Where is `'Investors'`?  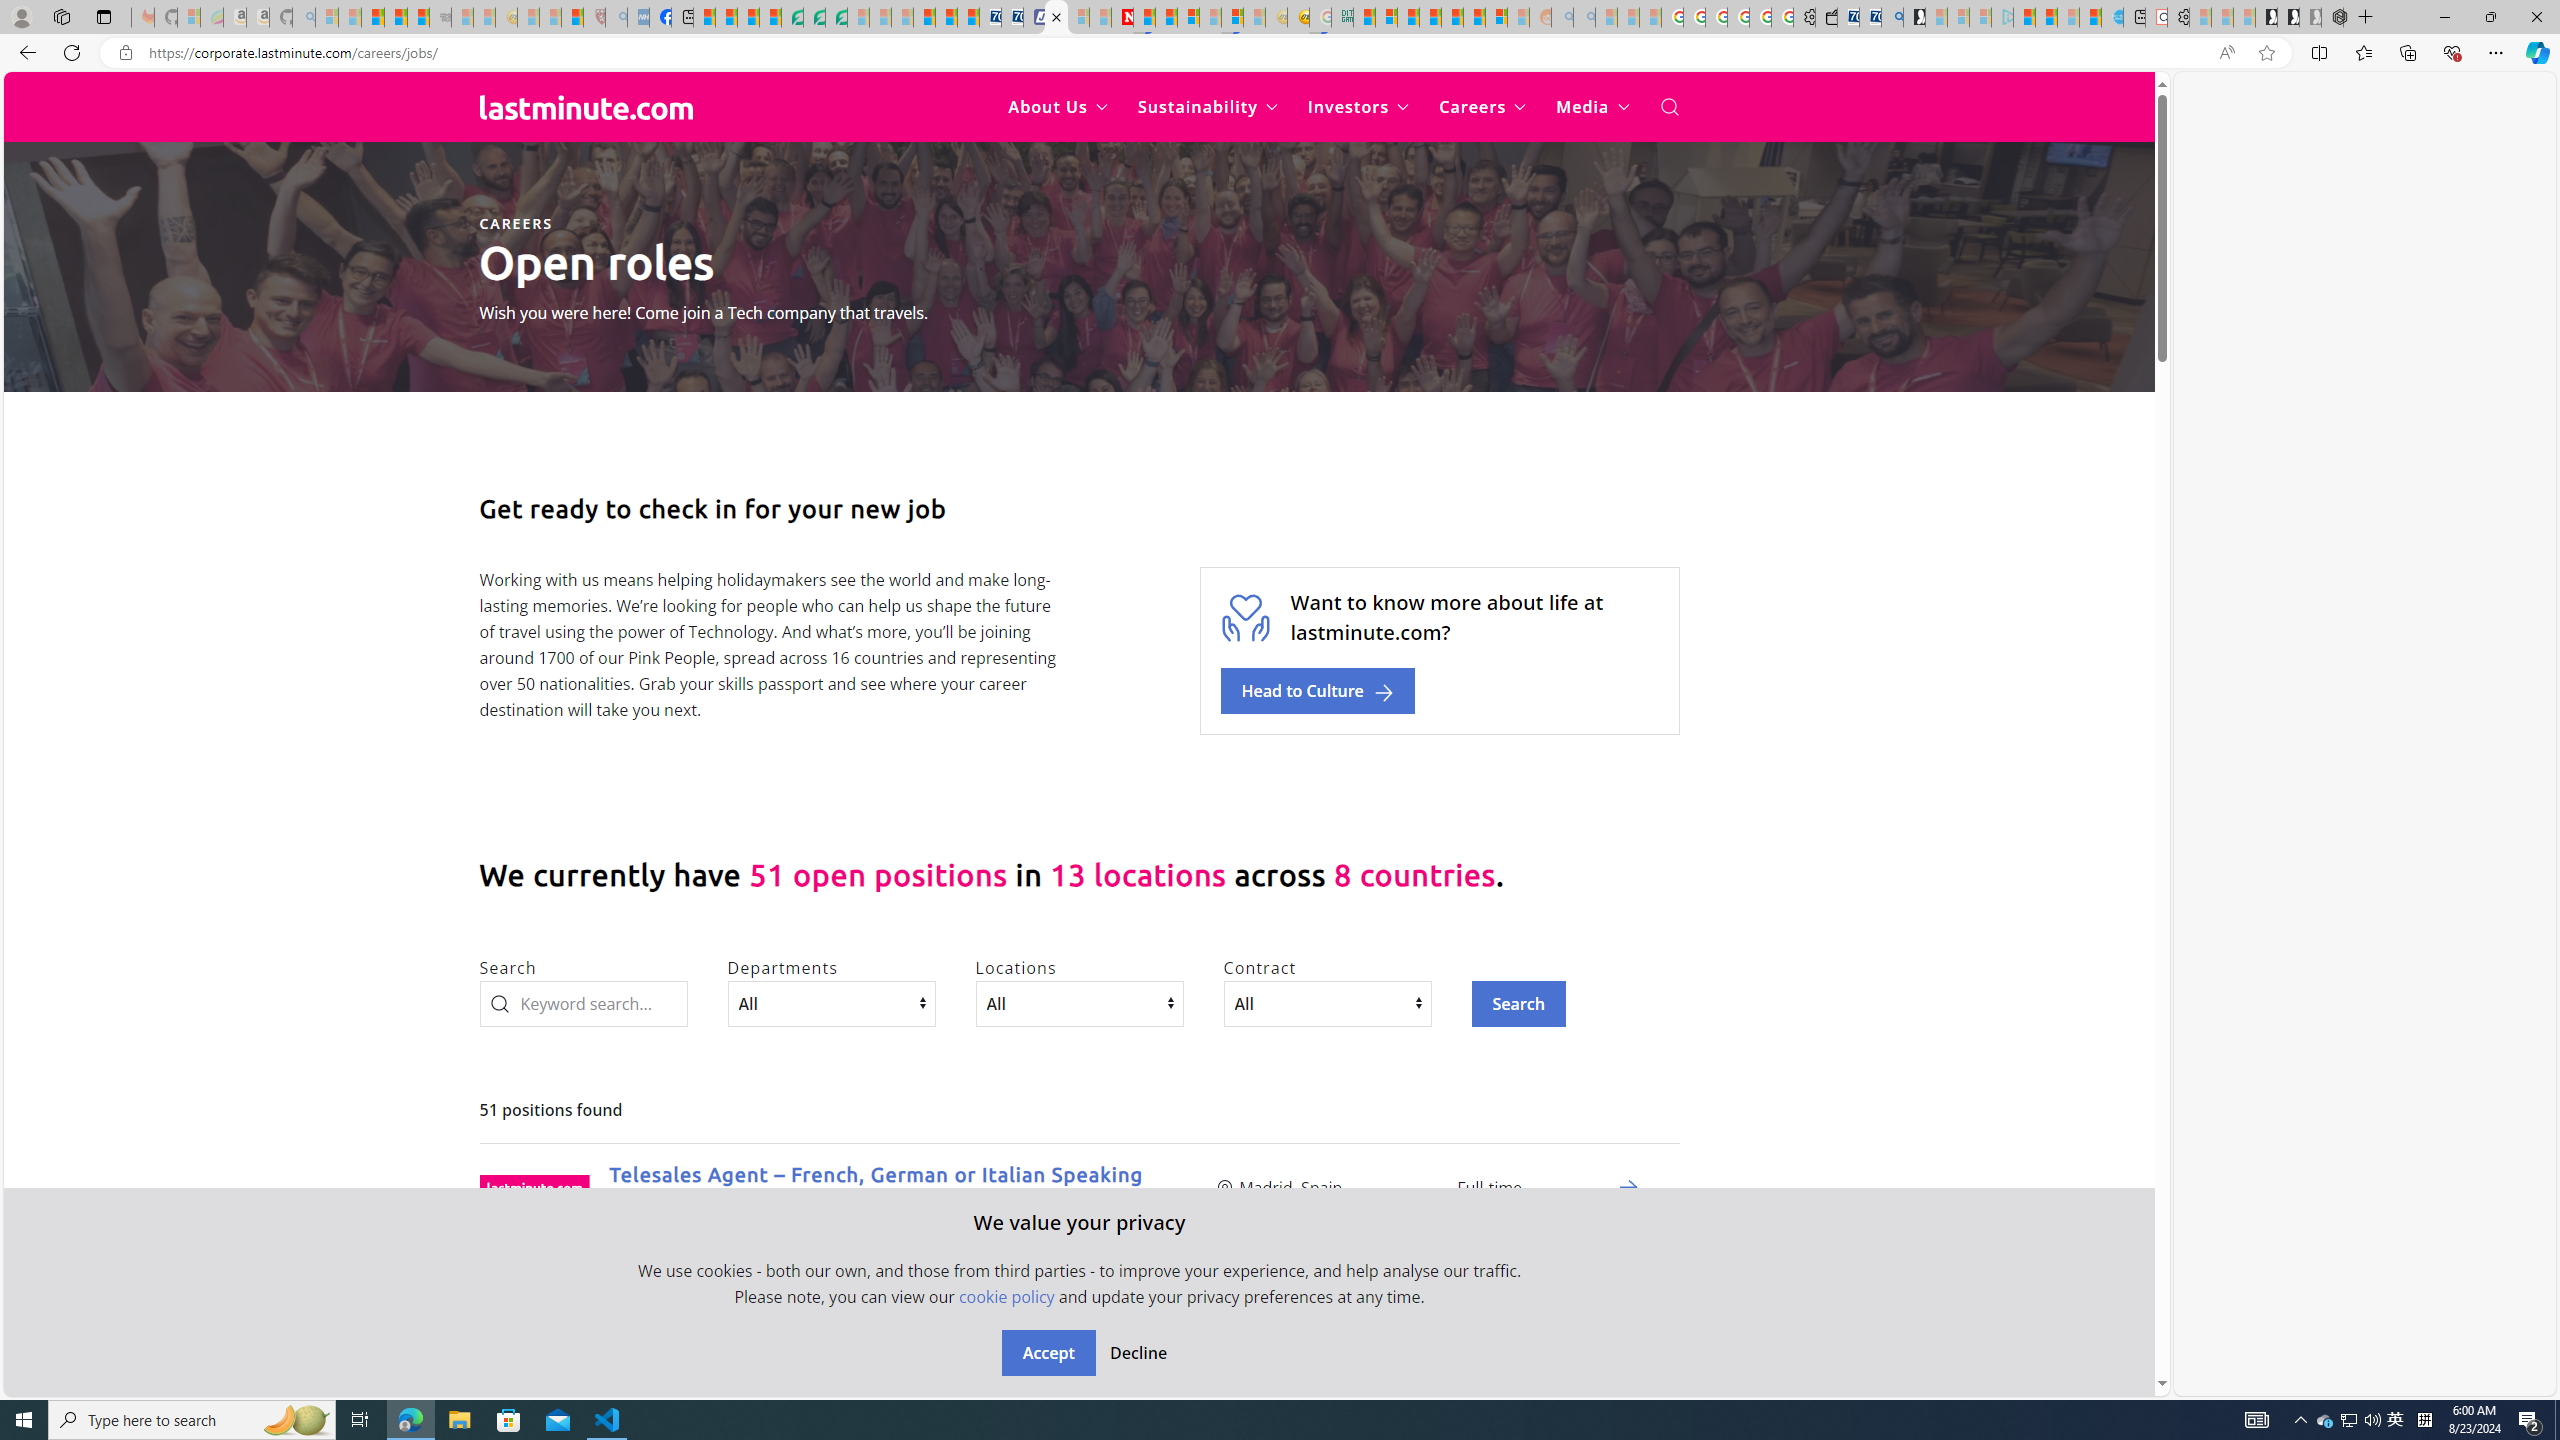 'Investors' is located at coordinates (1358, 107).